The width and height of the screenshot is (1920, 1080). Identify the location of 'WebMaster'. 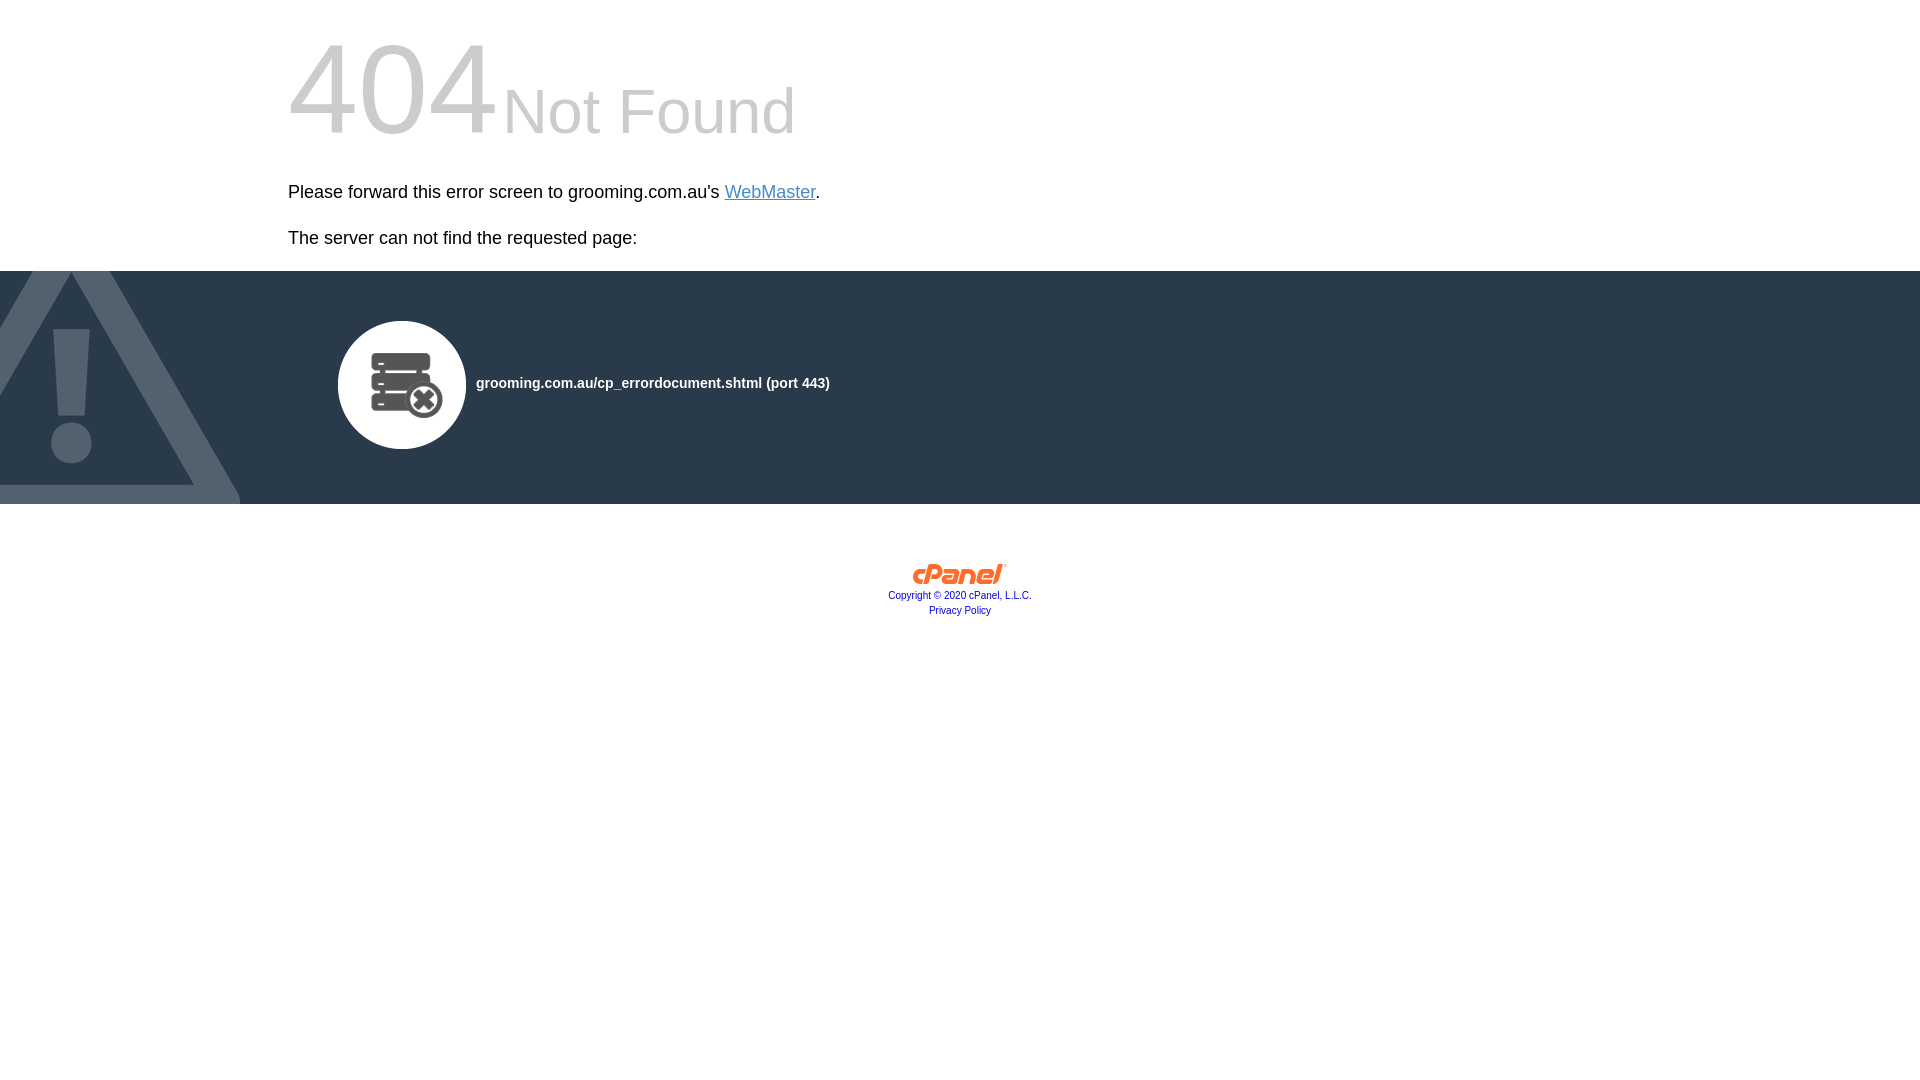
(769, 192).